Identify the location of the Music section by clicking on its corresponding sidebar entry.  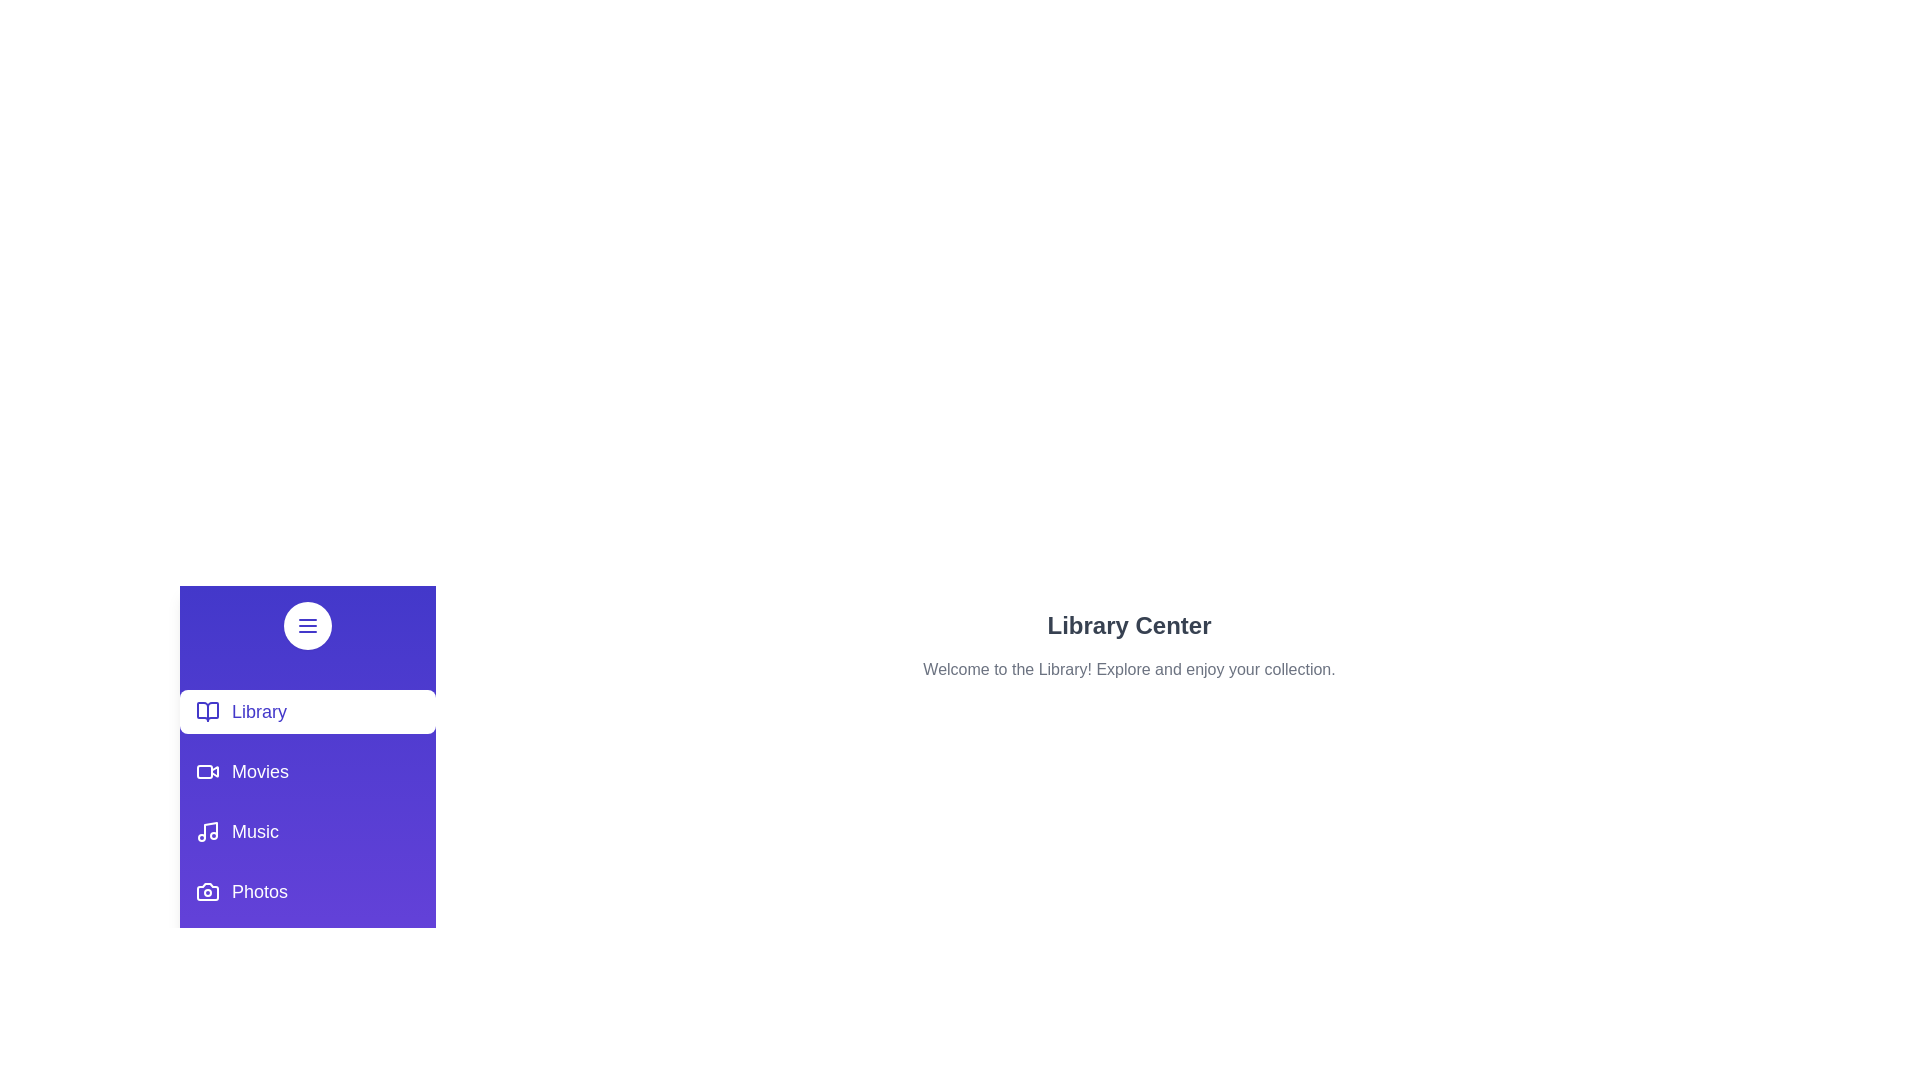
(306, 832).